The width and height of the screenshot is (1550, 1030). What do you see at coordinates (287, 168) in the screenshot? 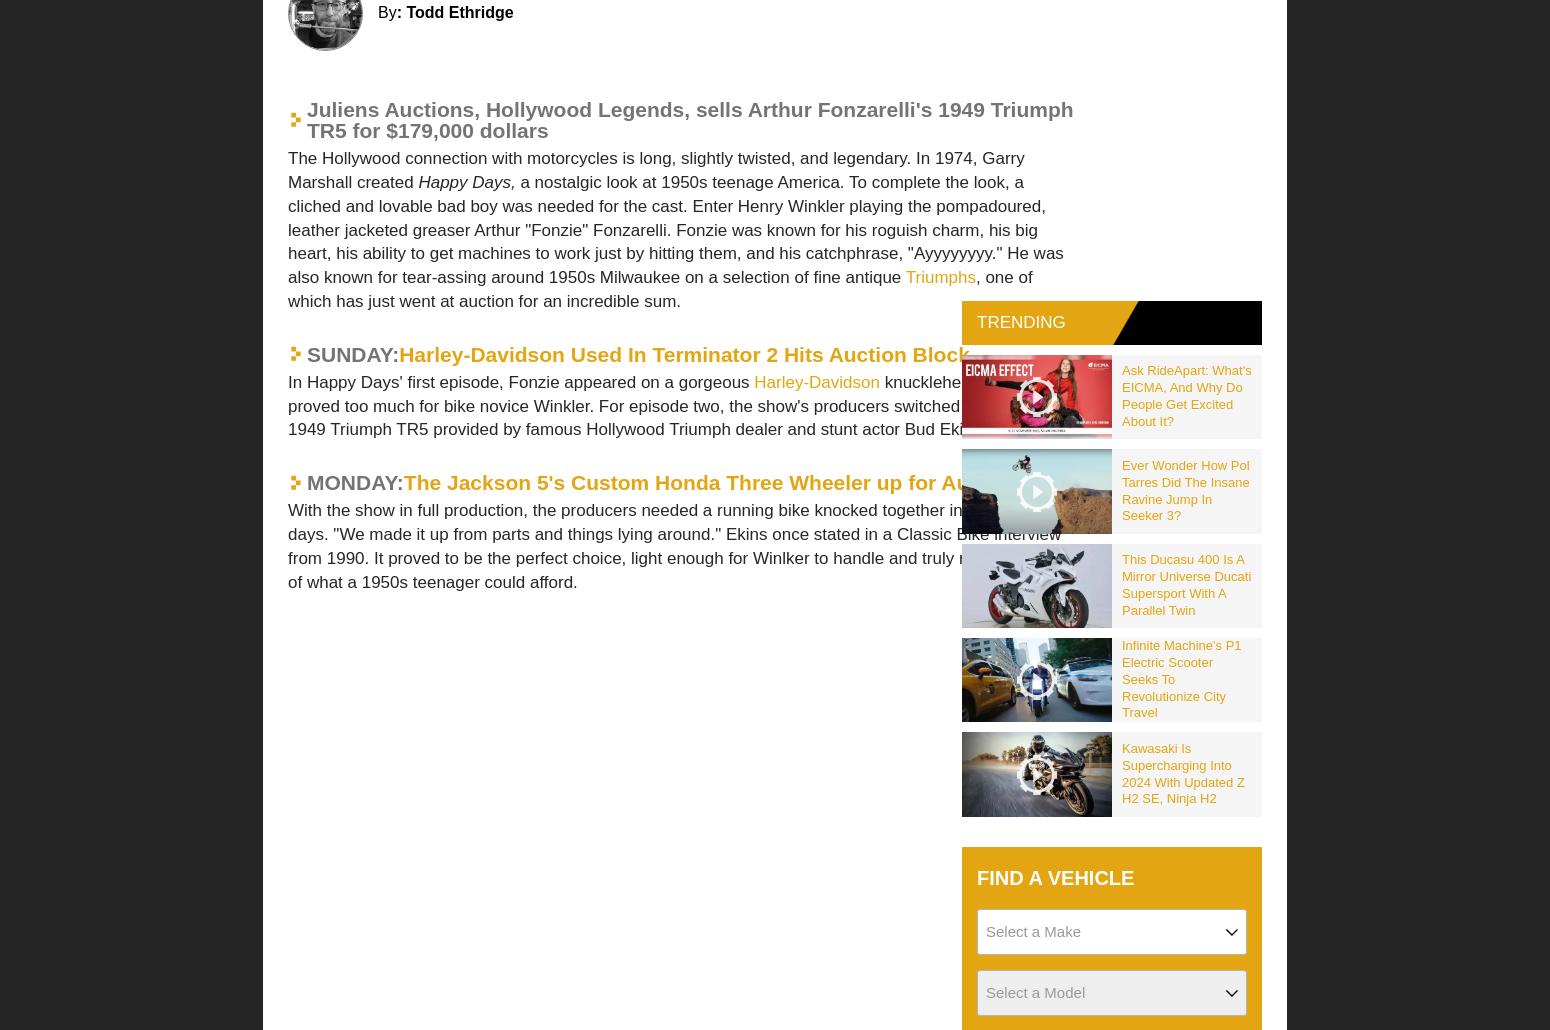
I see `'The Hollywood connection with motorcycles is long, slightly twisted, and legendary. In 1974, Garry Marshall created'` at bounding box center [287, 168].